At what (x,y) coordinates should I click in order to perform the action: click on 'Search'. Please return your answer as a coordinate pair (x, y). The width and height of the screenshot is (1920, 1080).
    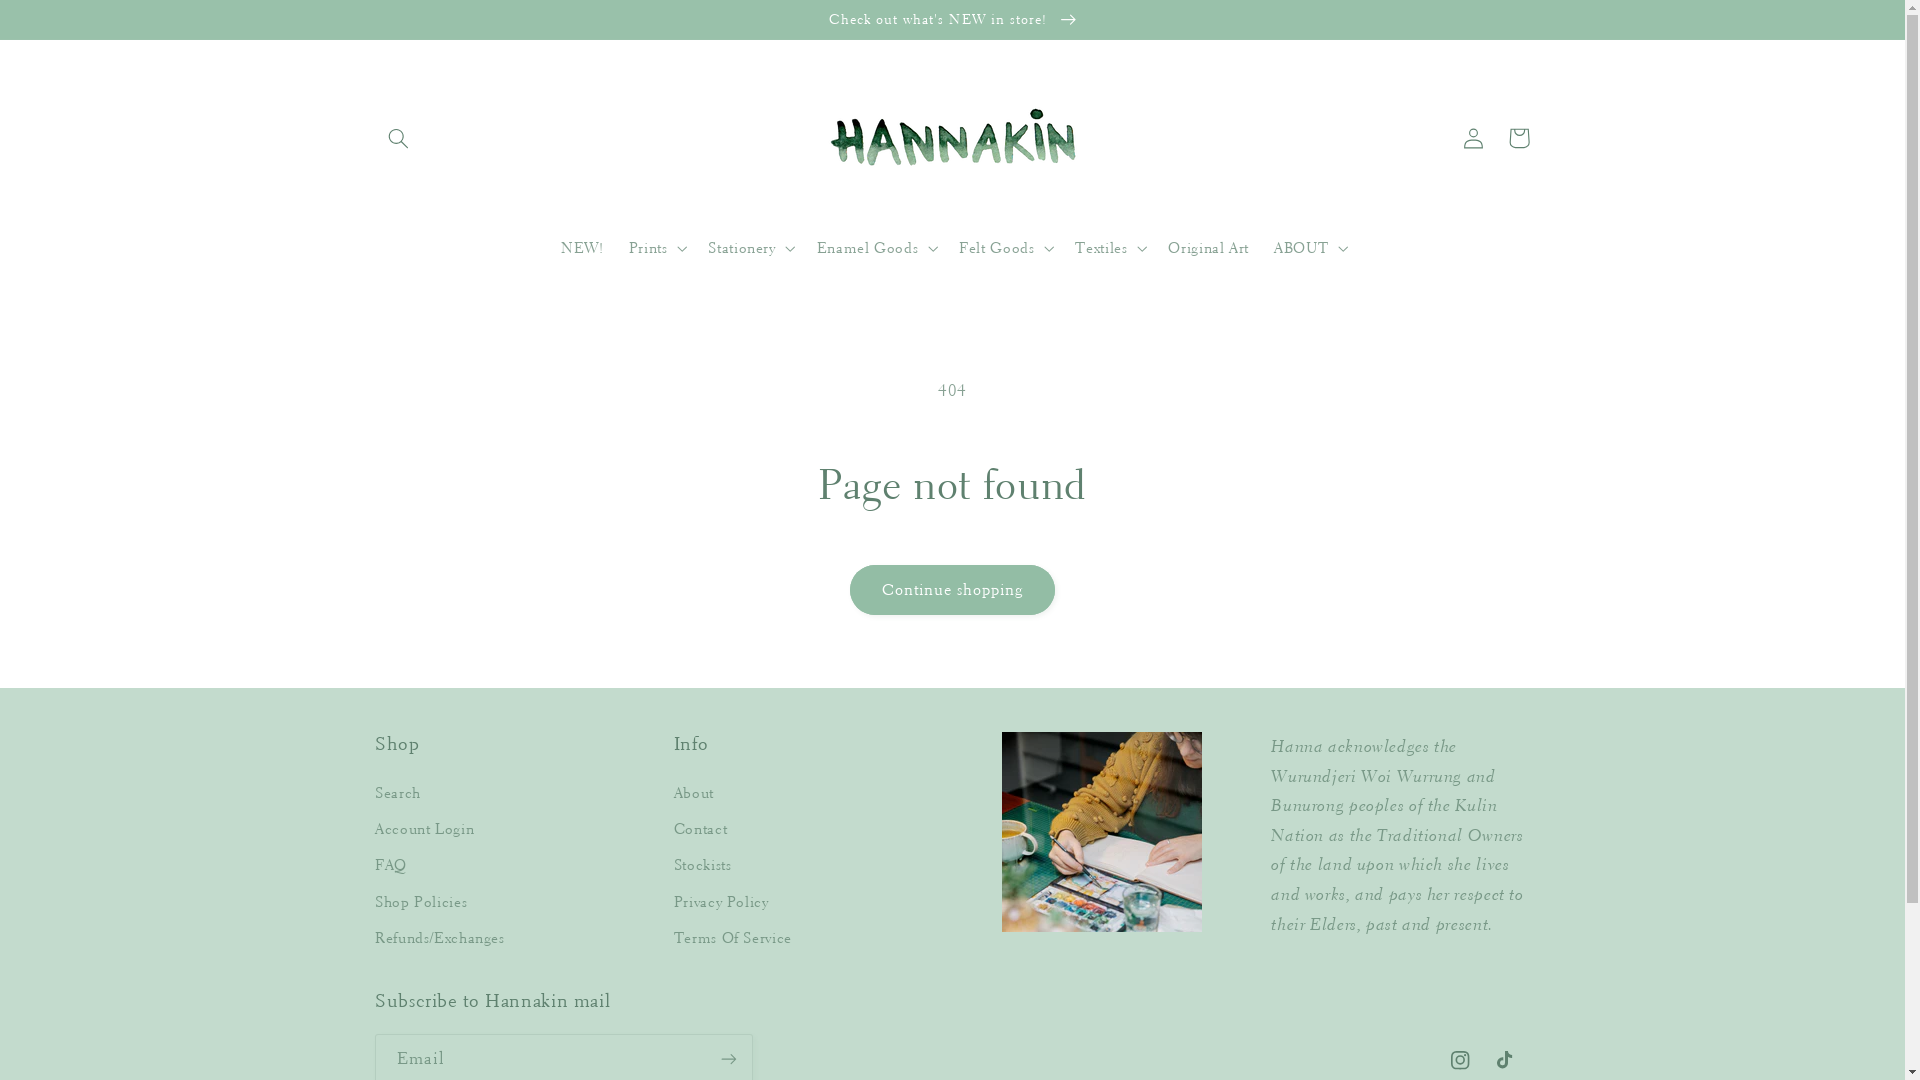
    Looking at the image, I should click on (374, 795).